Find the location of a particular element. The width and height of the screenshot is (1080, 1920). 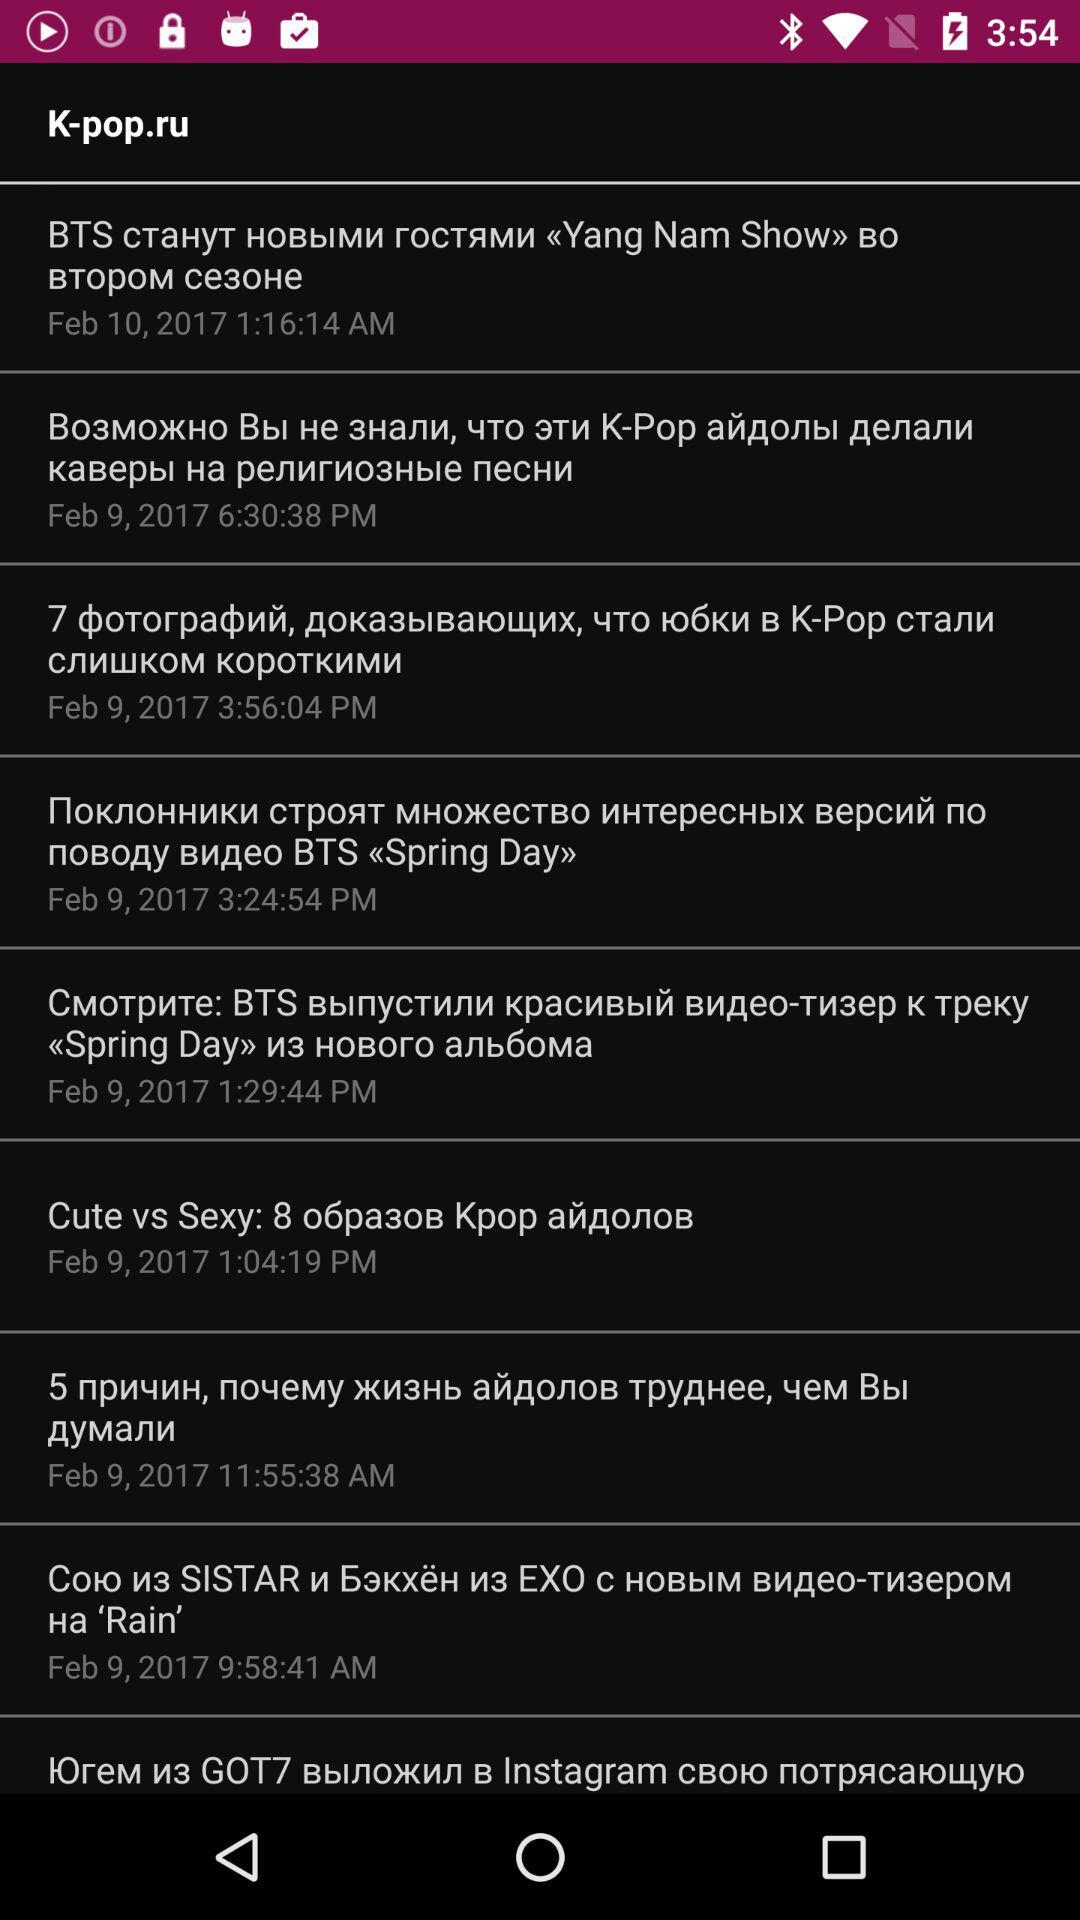

item below the feb 9 2017 is located at coordinates (370, 1213).